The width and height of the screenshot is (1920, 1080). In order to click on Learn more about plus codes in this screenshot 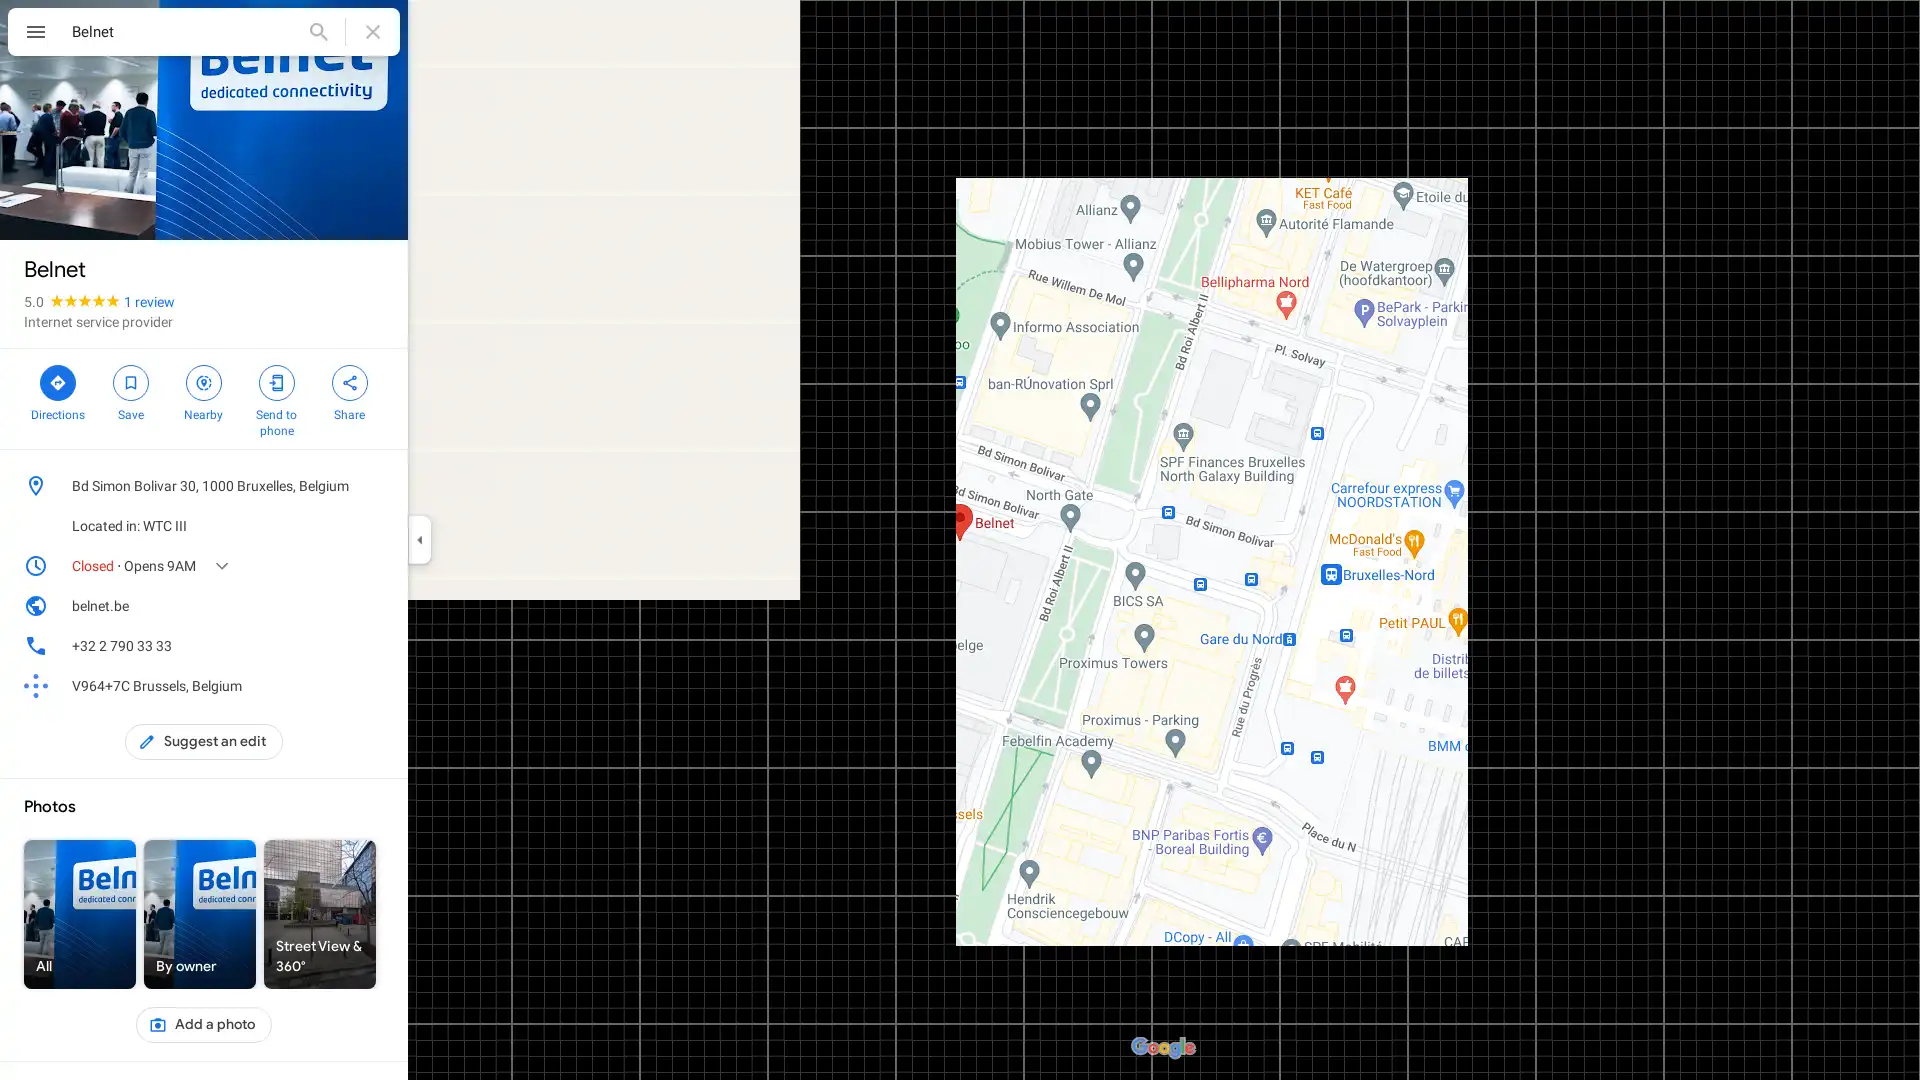, I will do `click(374, 685)`.